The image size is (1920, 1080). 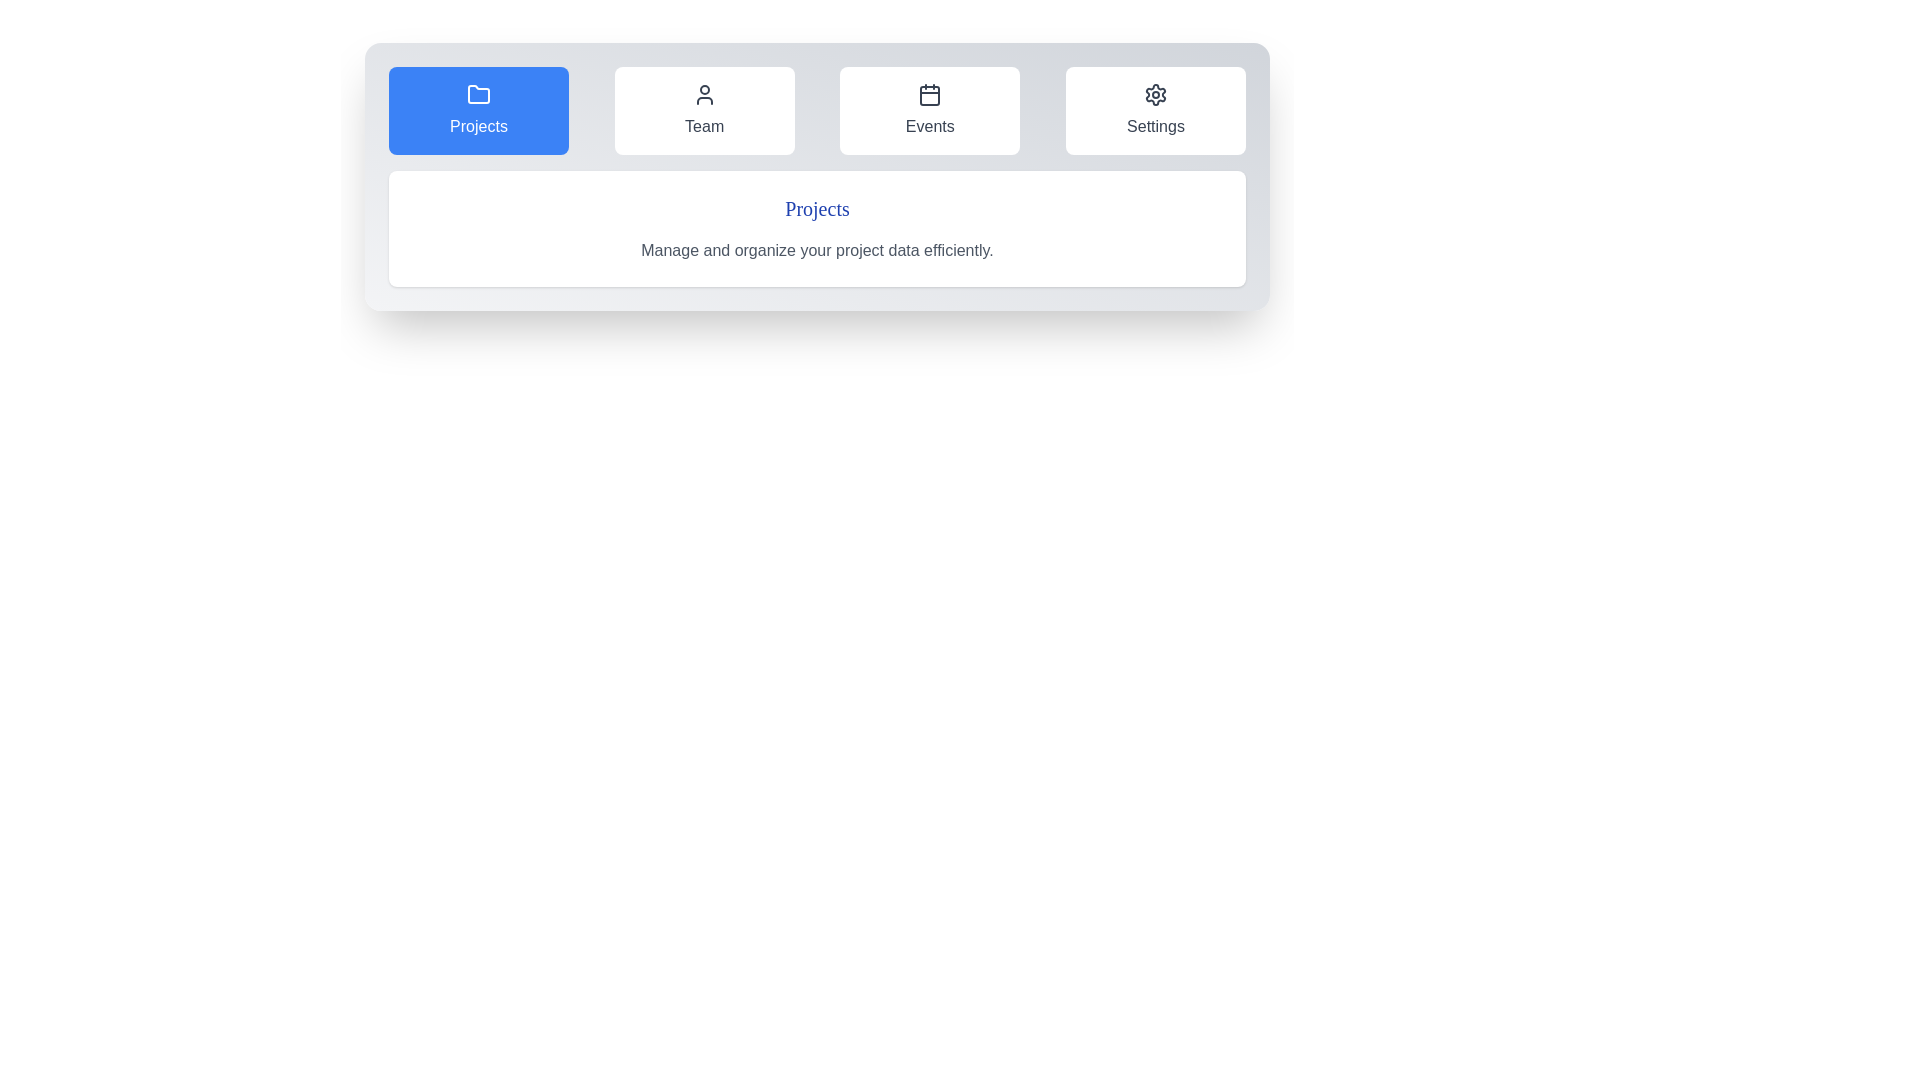 I want to click on the Settings tab by clicking on its button, so click(x=1156, y=111).